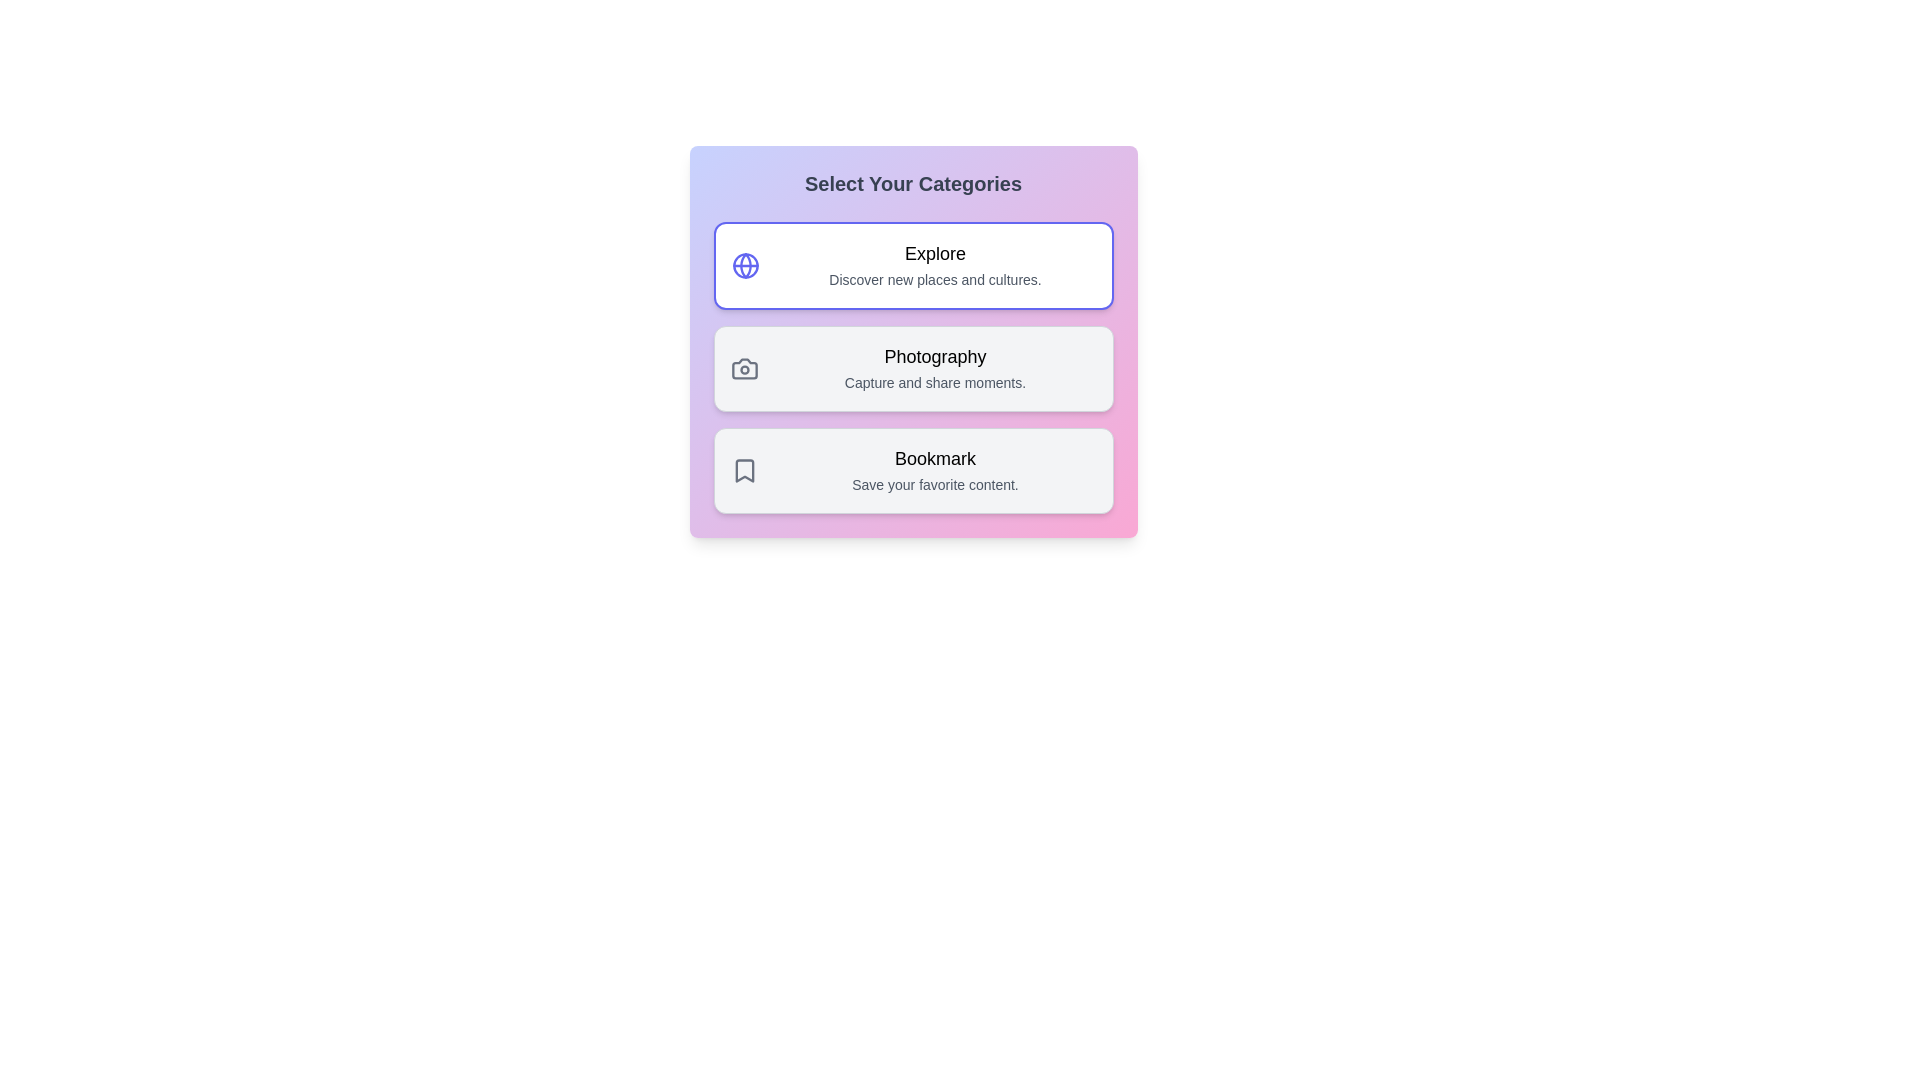  I want to click on the category Bookmark, so click(912, 470).